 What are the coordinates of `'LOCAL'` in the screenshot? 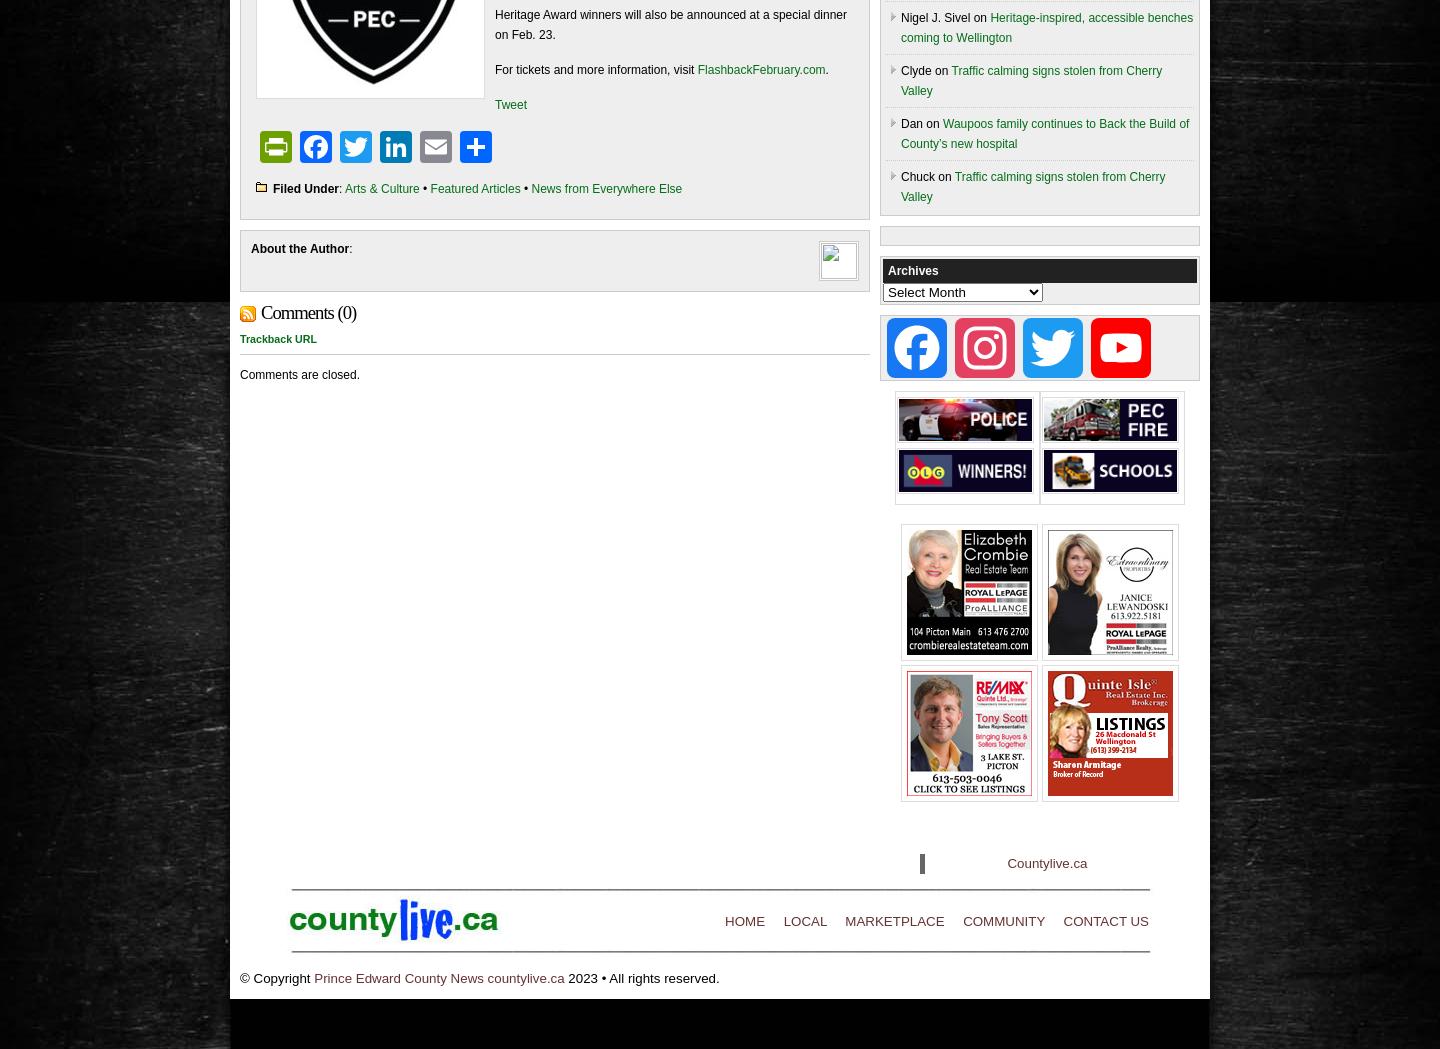 It's located at (804, 920).